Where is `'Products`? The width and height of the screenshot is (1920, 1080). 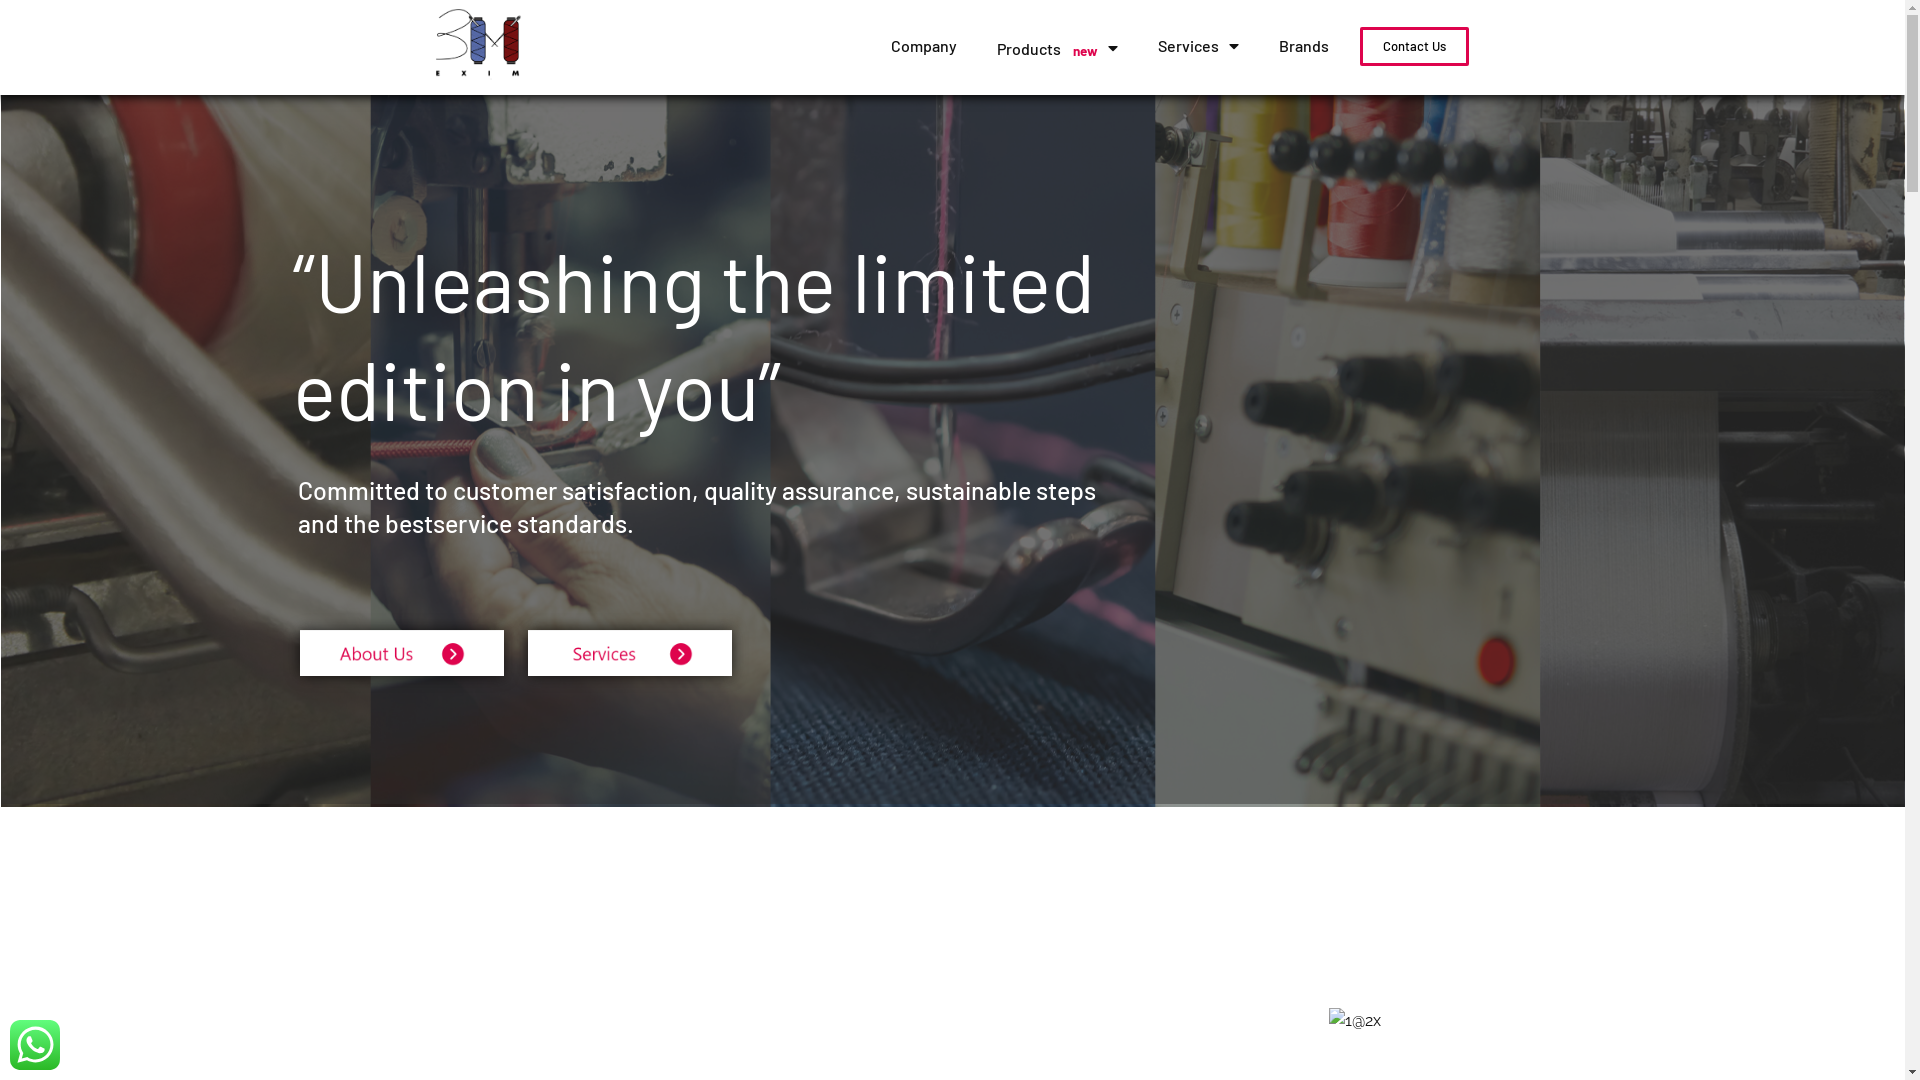
'Products is located at coordinates (1056, 46).